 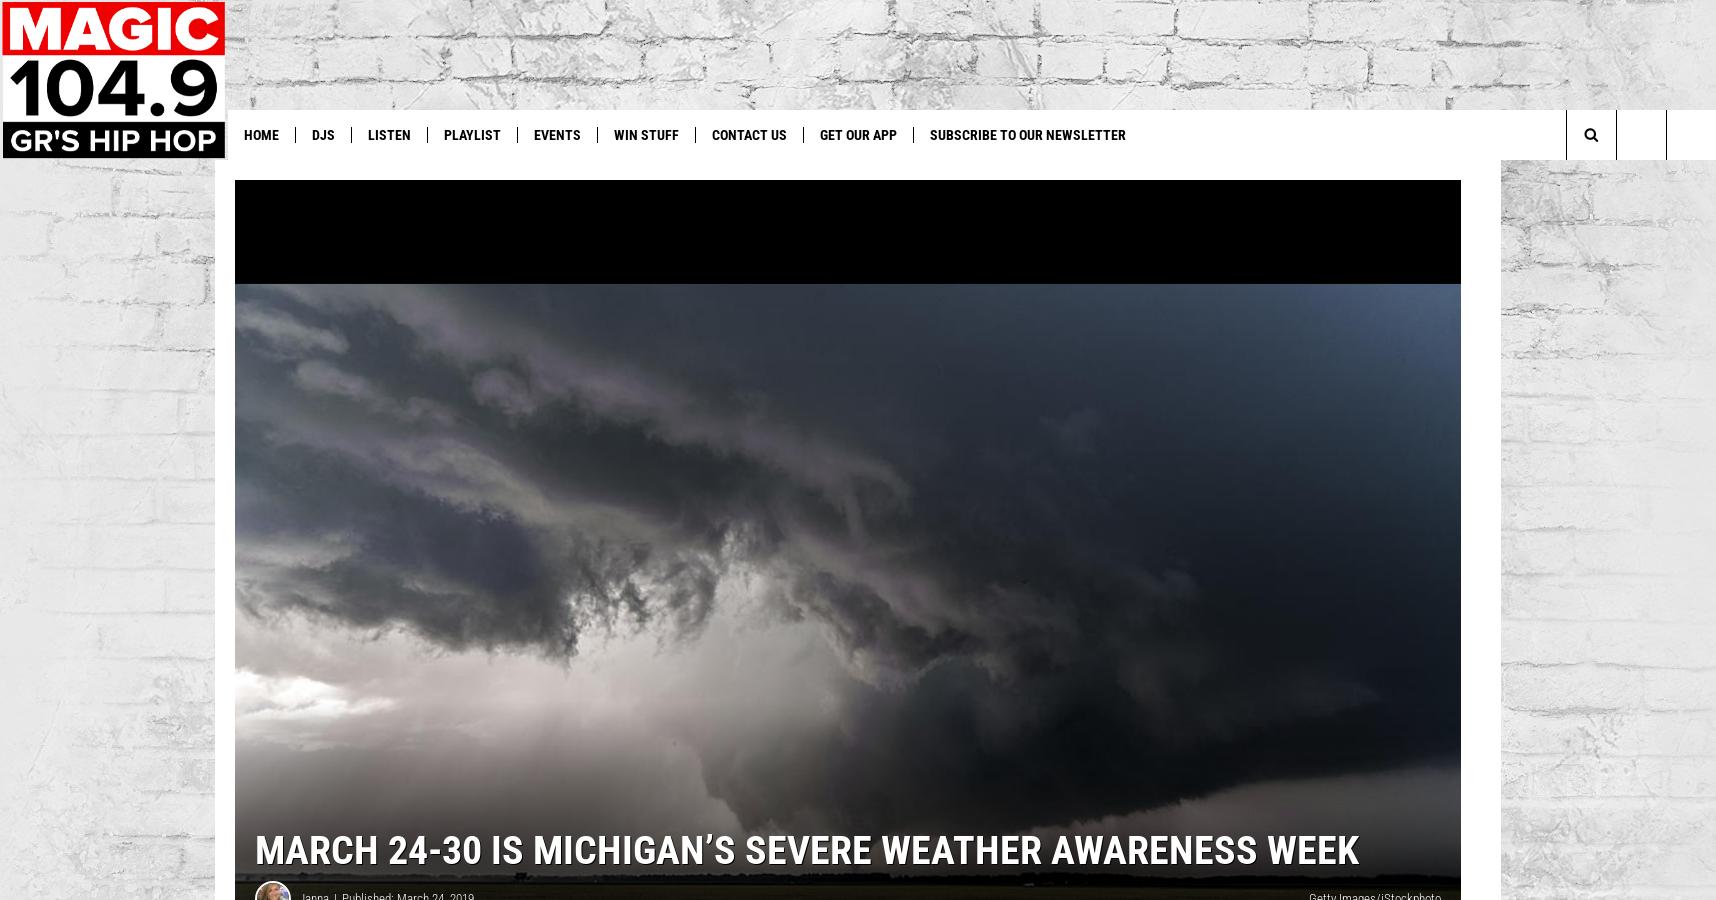 I want to click on 'DJs', so click(x=323, y=135).